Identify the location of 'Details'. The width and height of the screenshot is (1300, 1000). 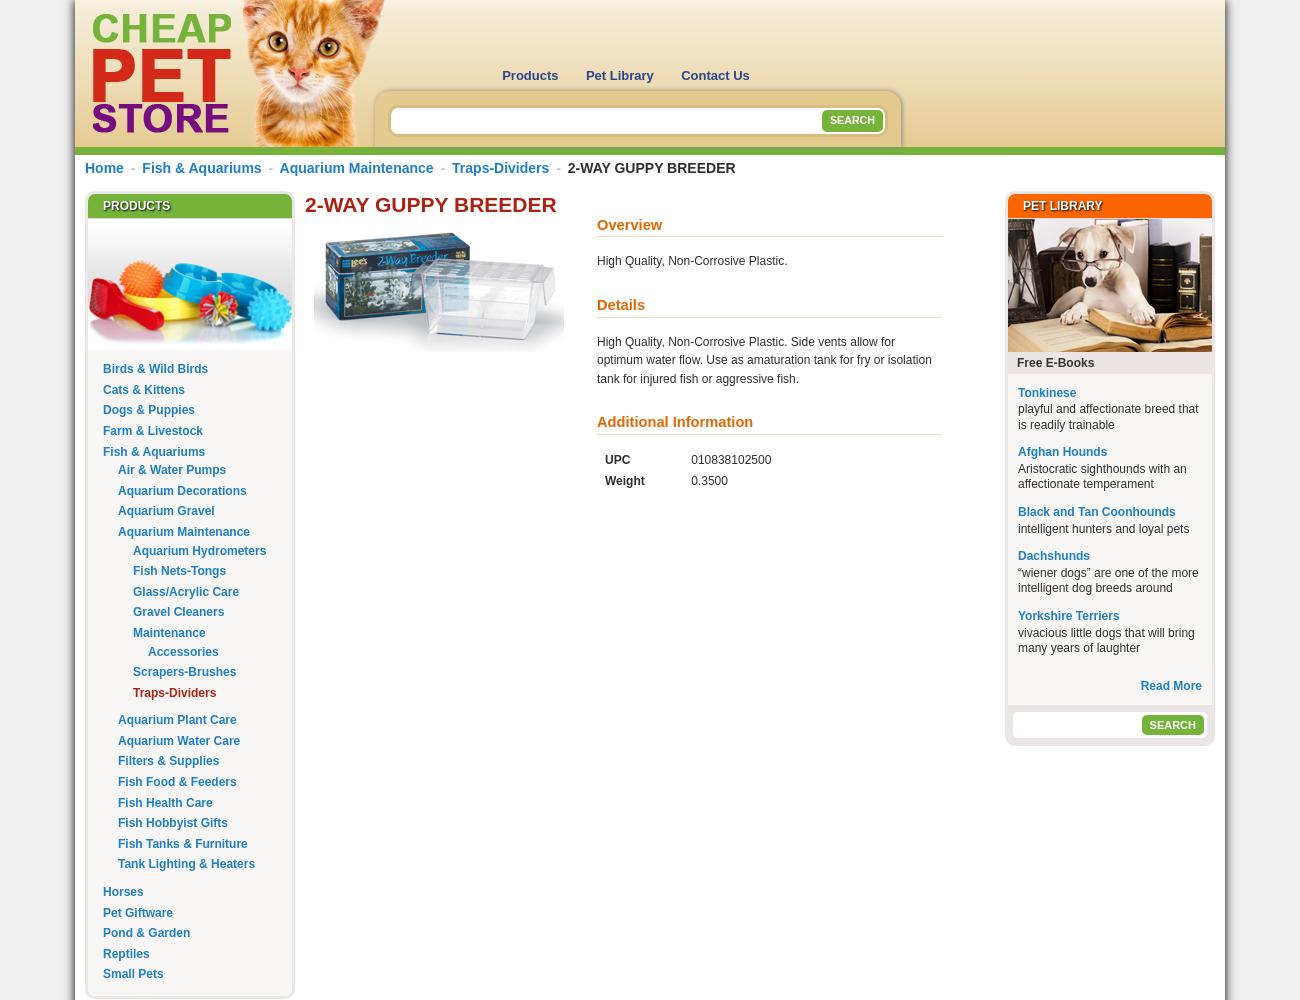
(595, 304).